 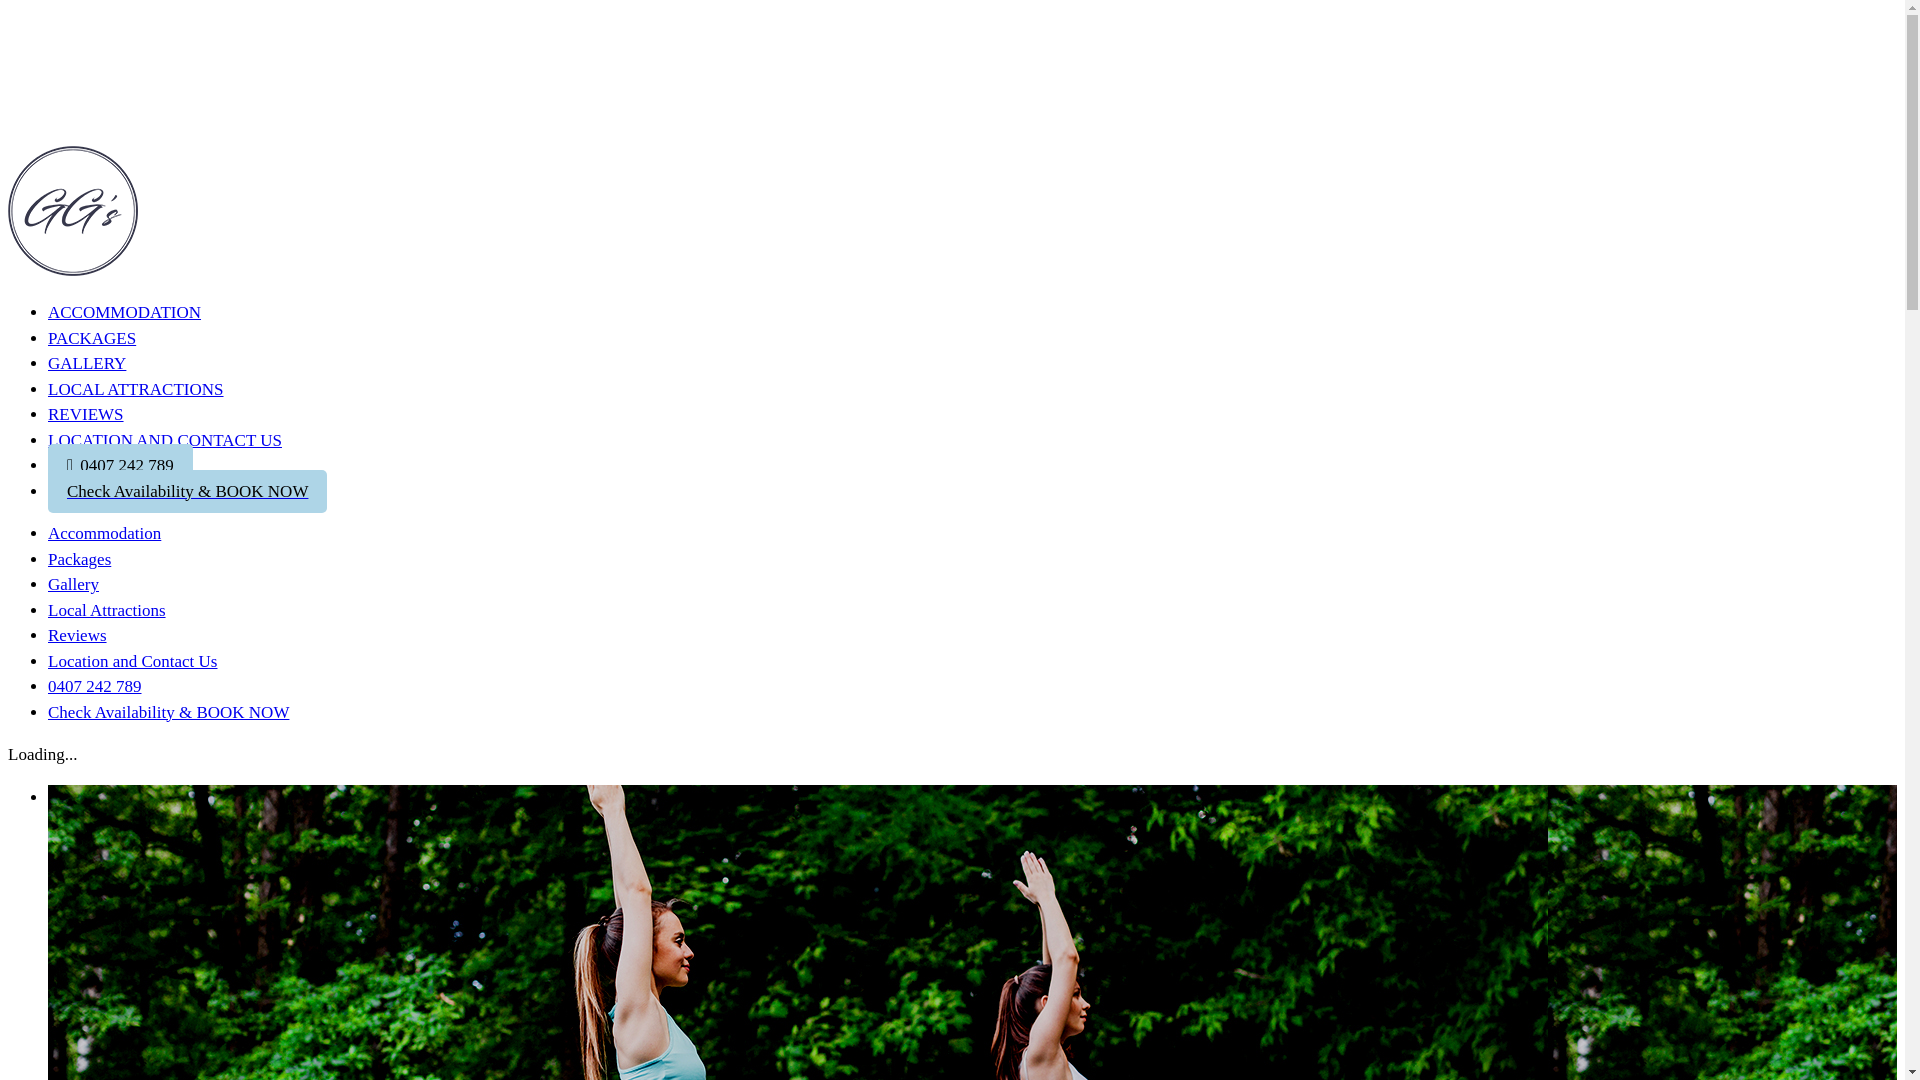 I want to click on 'Accommodation', so click(x=48, y=532).